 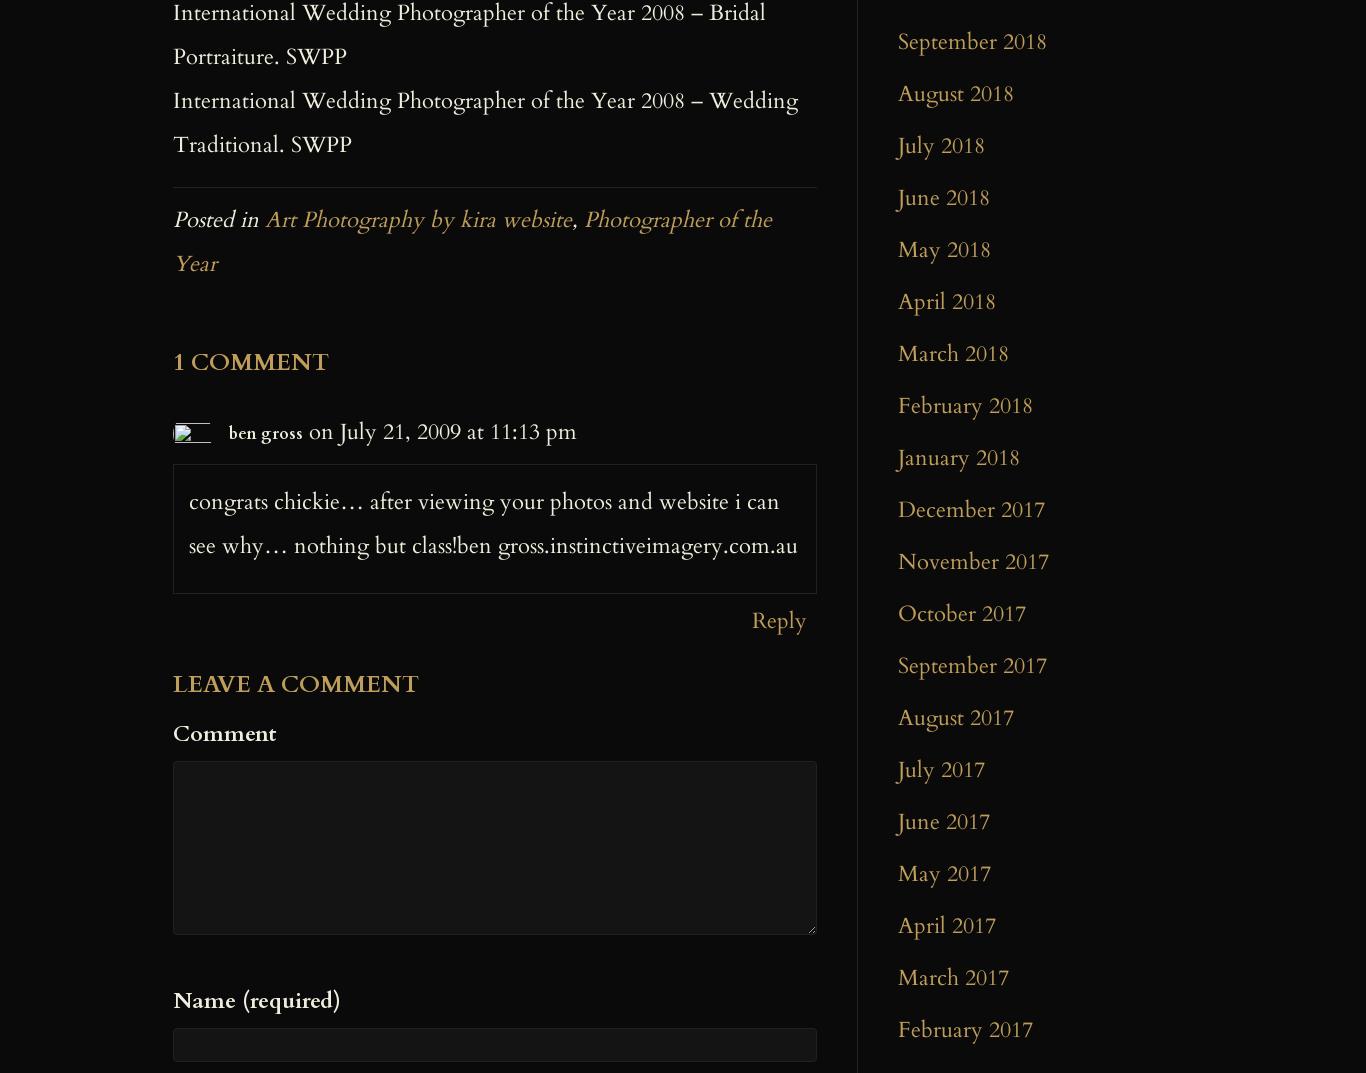 What do you see at coordinates (485, 121) in the screenshot?
I see `'International Wedding Photographer of the Year 2008 – Wedding Traditional. SWPP'` at bounding box center [485, 121].